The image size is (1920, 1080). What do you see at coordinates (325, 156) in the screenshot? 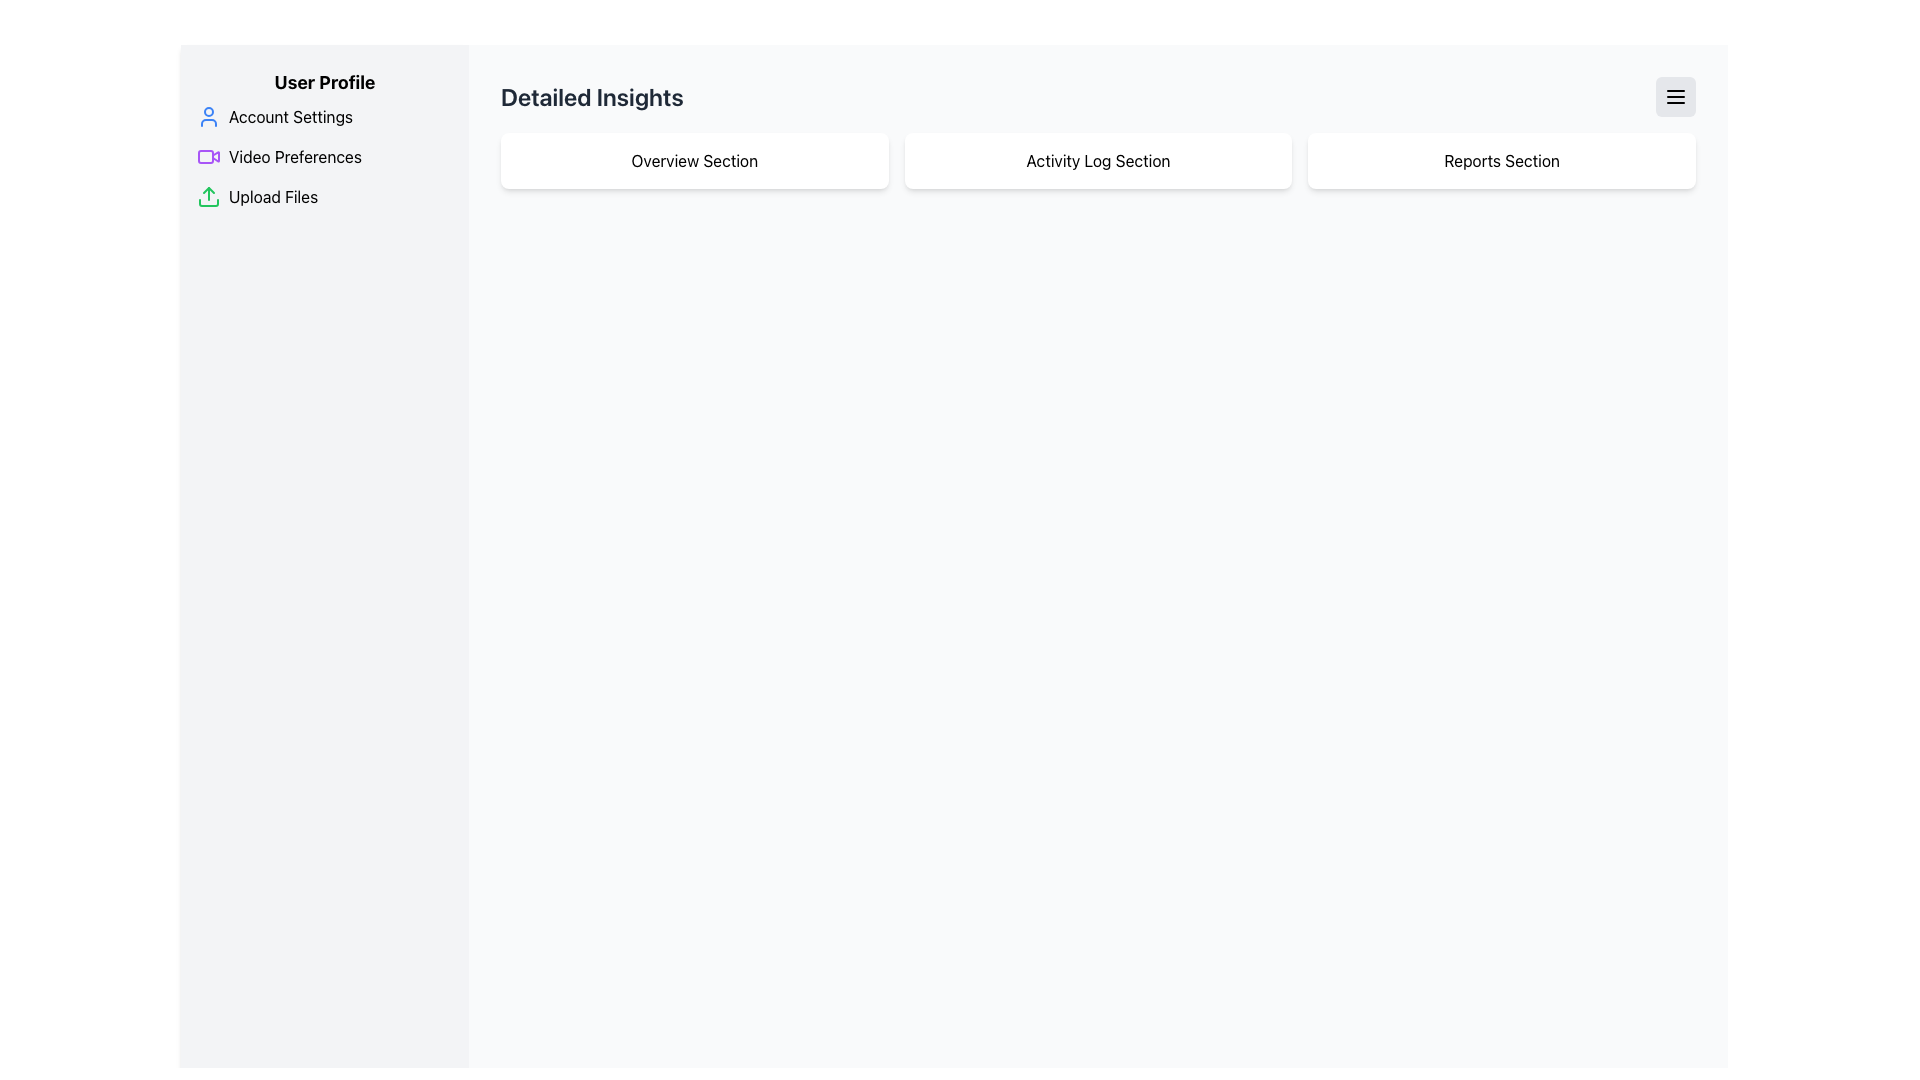
I see `'Video Preferences' list item, which is the second option in the User Profile panel, by clicking on the corresponding icon and text` at bounding box center [325, 156].